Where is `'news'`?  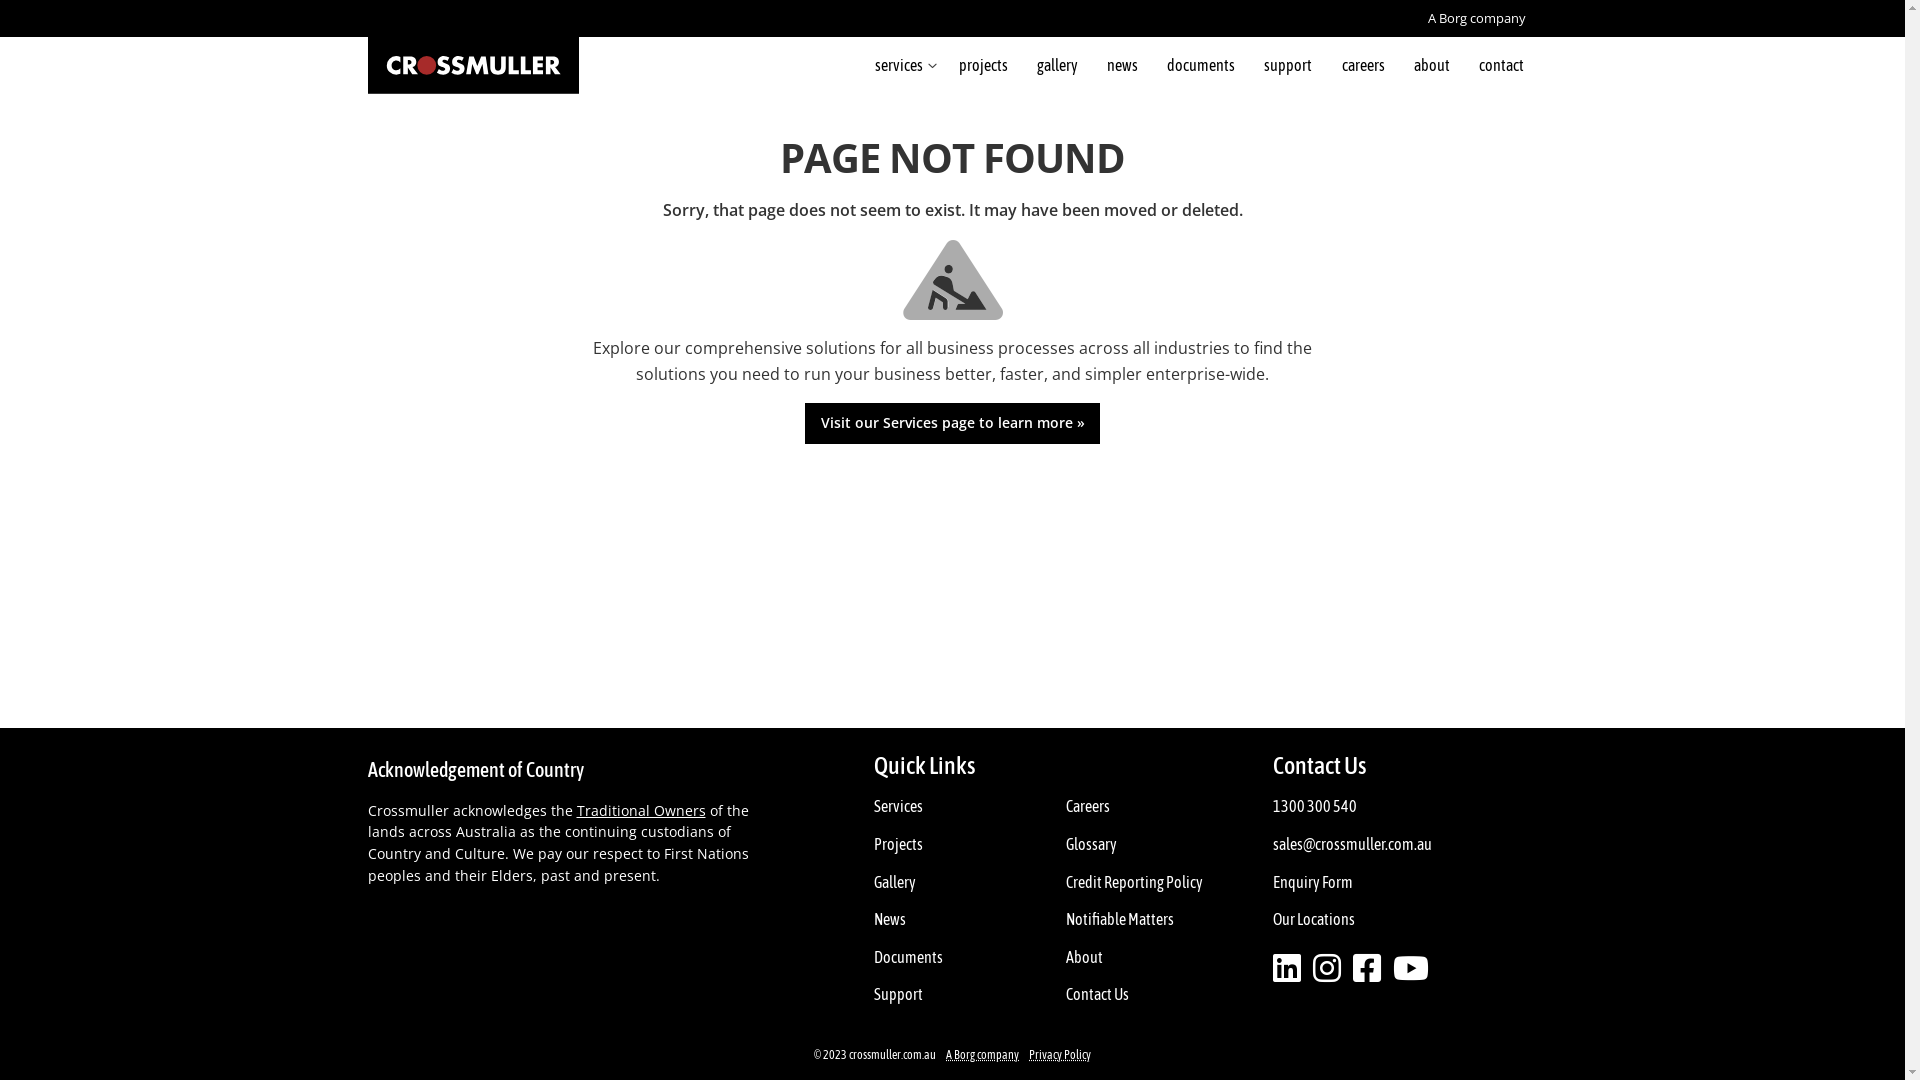
'news' is located at coordinates (1122, 64).